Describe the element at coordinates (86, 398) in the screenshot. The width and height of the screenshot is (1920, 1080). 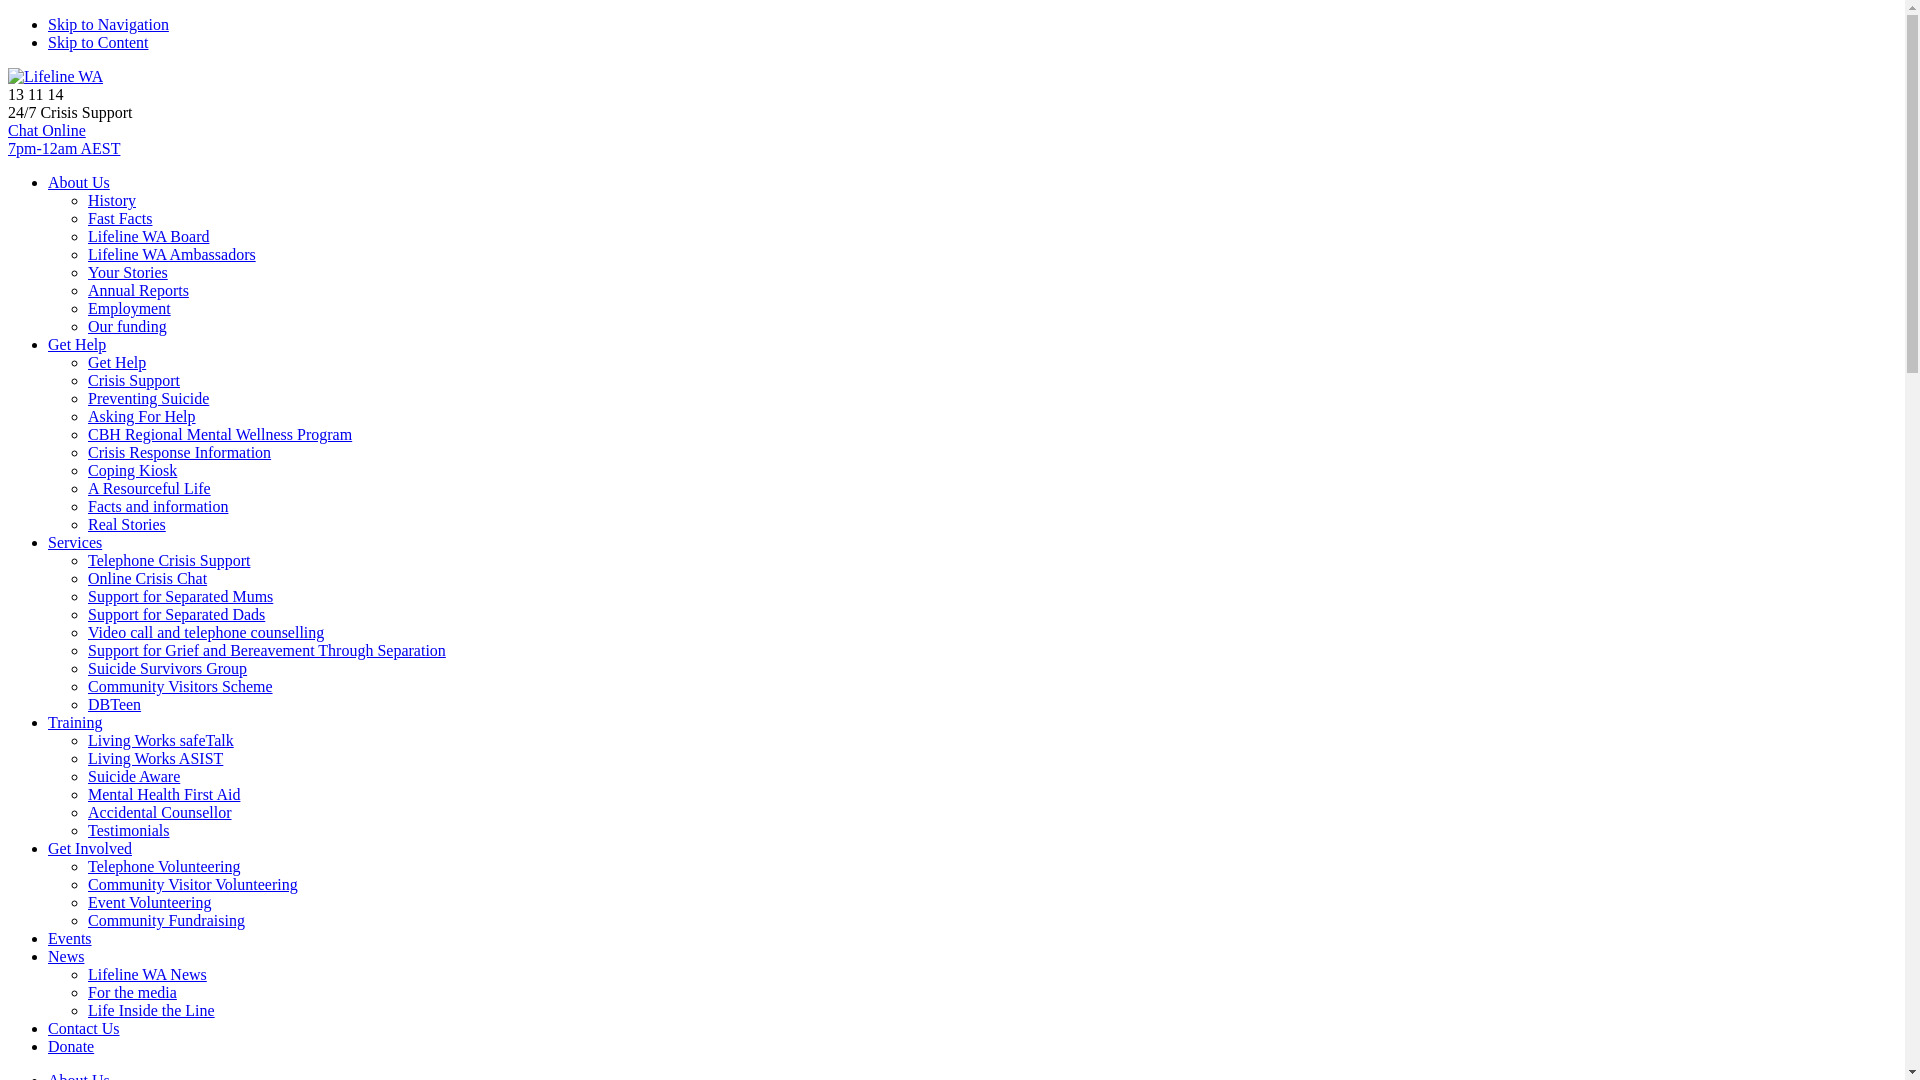
I see `'Preventing Suicide'` at that location.